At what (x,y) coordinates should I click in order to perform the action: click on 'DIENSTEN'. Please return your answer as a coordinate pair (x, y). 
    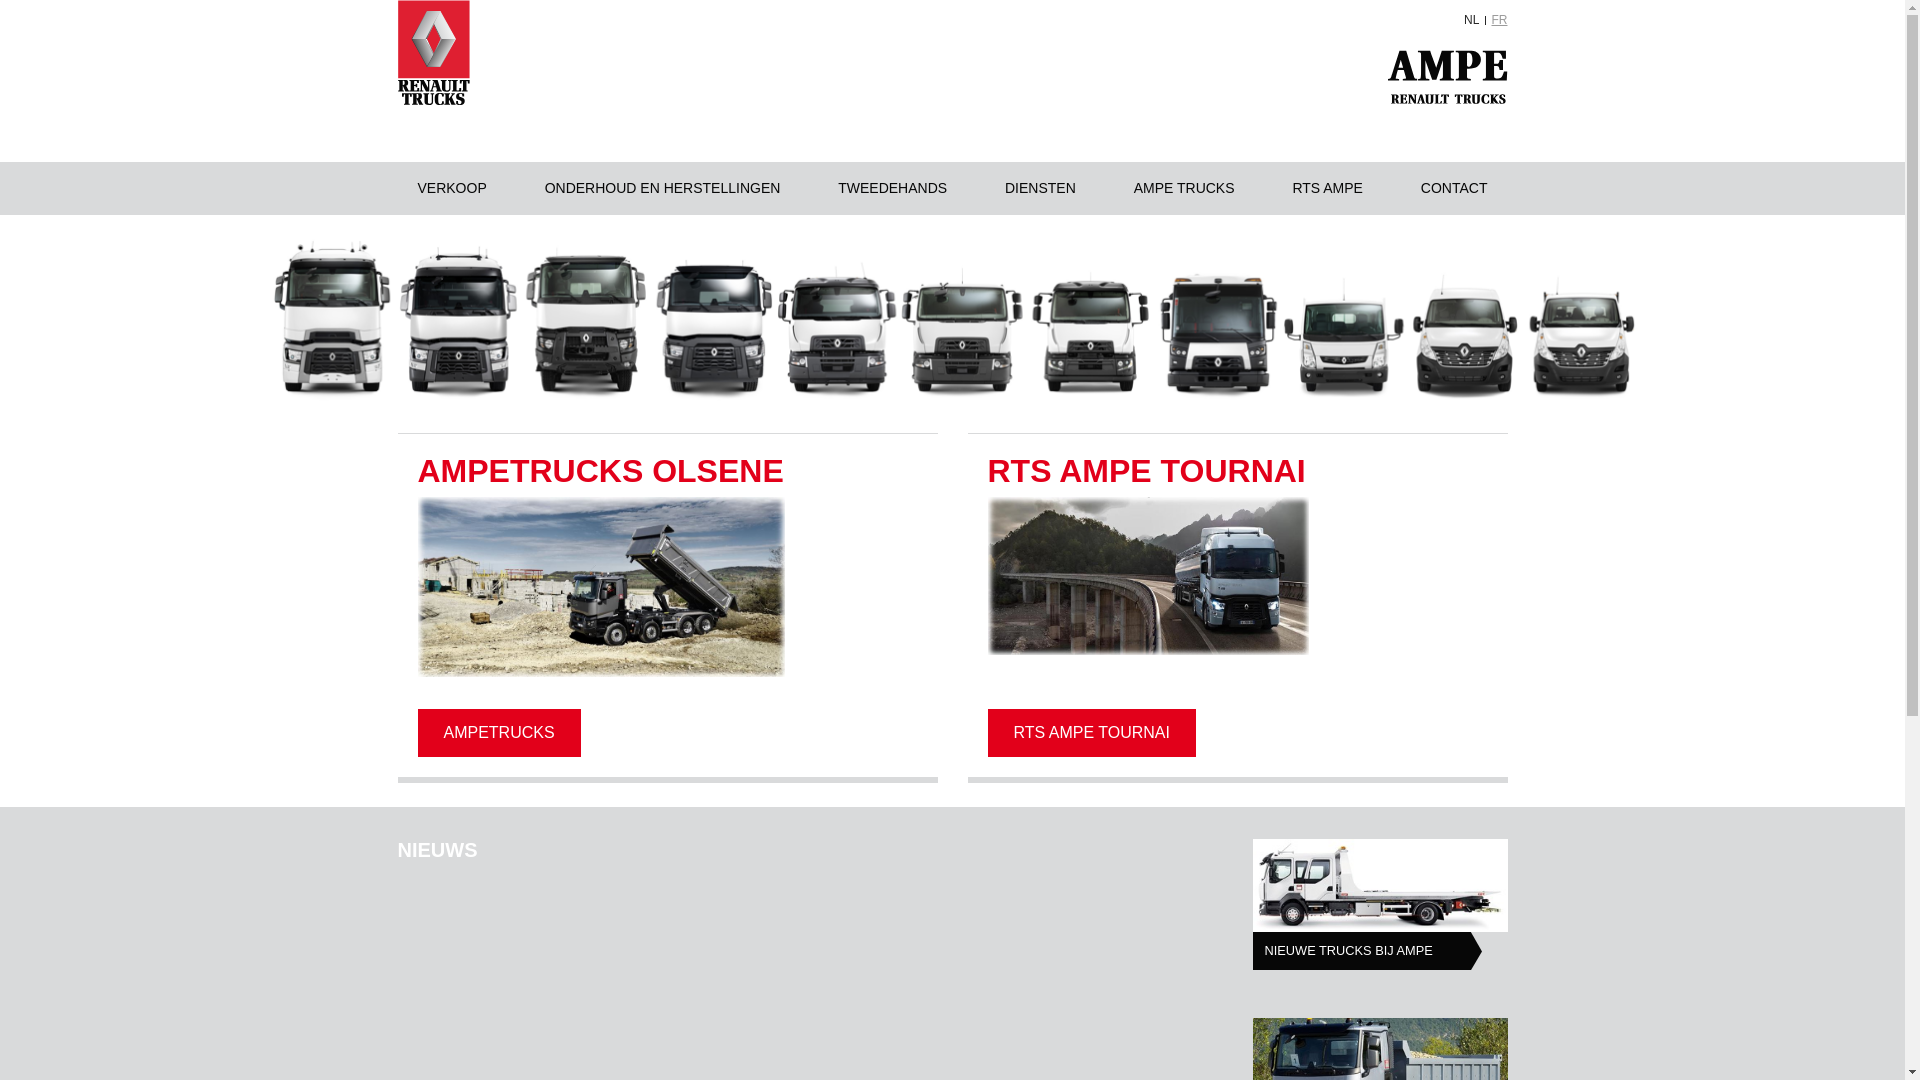
    Looking at the image, I should click on (984, 188).